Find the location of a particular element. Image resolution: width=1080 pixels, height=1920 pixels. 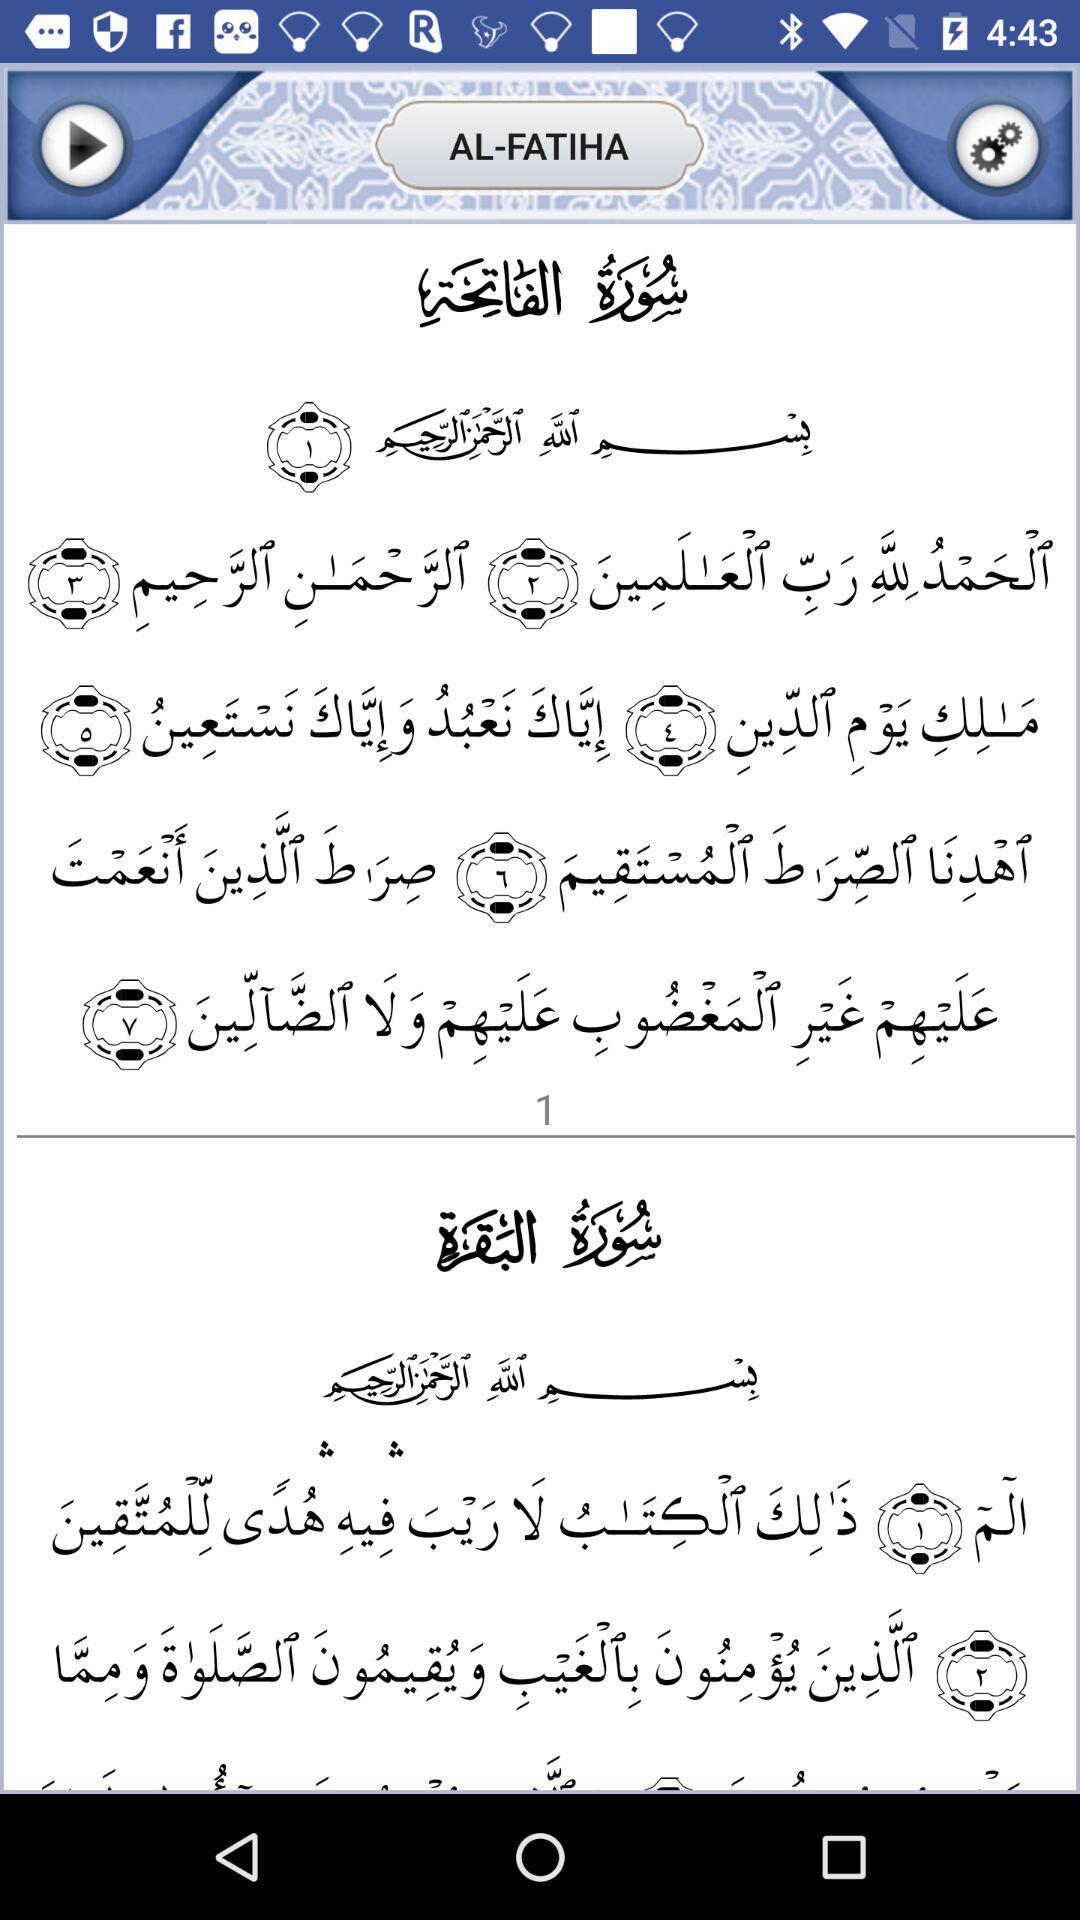

option is located at coordinates (81, 144).